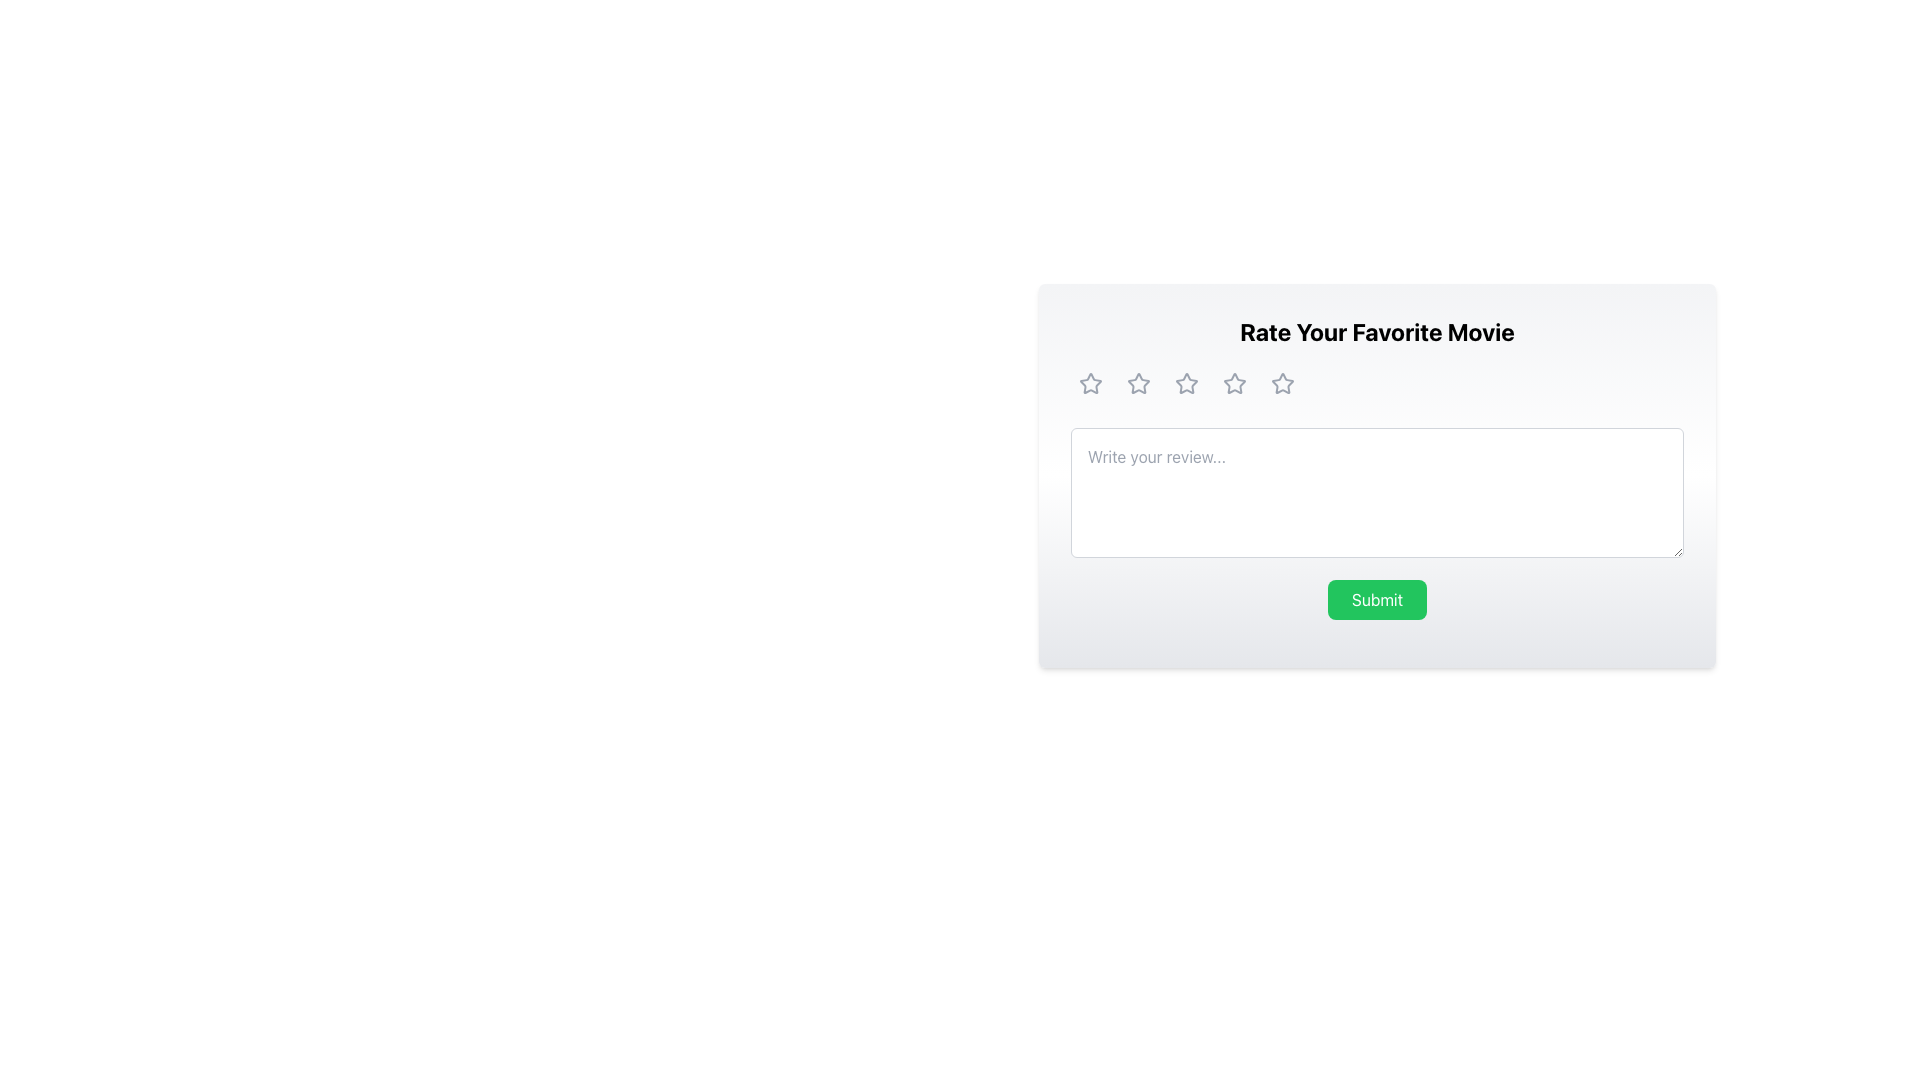  What do you see at coordinates (1282, 384) in the screenshot?
I see `the fifth star icon in the row of rating stars under the text 'Rate Your Favorite Movie'` at bounding box center [1282, 384].